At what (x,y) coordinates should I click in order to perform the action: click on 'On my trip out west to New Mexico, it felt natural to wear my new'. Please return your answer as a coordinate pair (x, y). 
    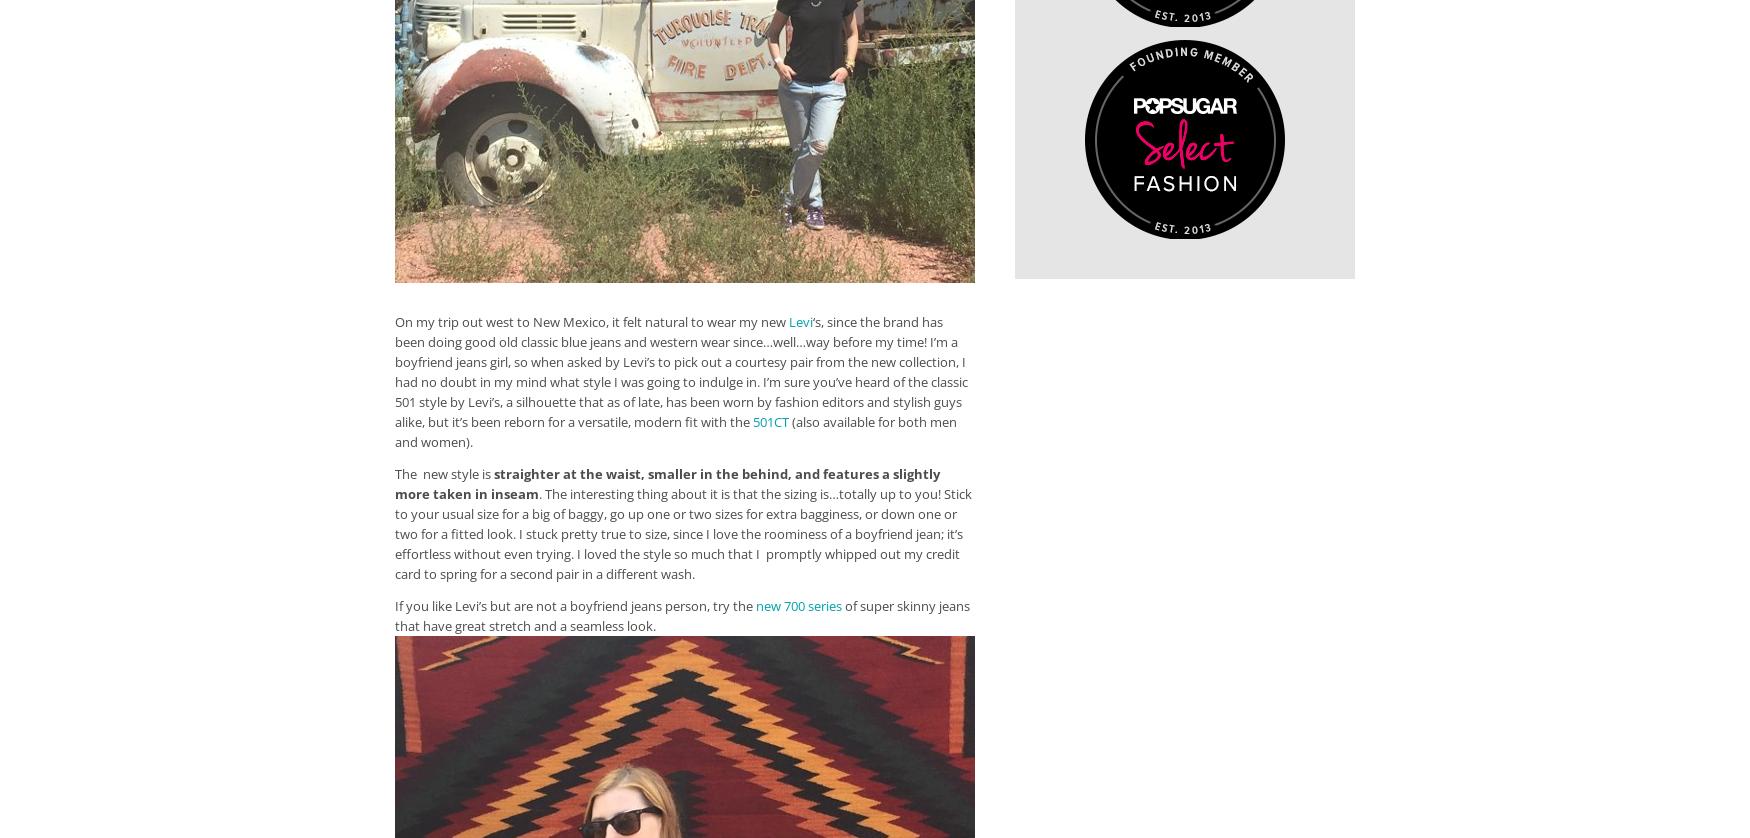
    Looking at the image, I should click on (592, 320).